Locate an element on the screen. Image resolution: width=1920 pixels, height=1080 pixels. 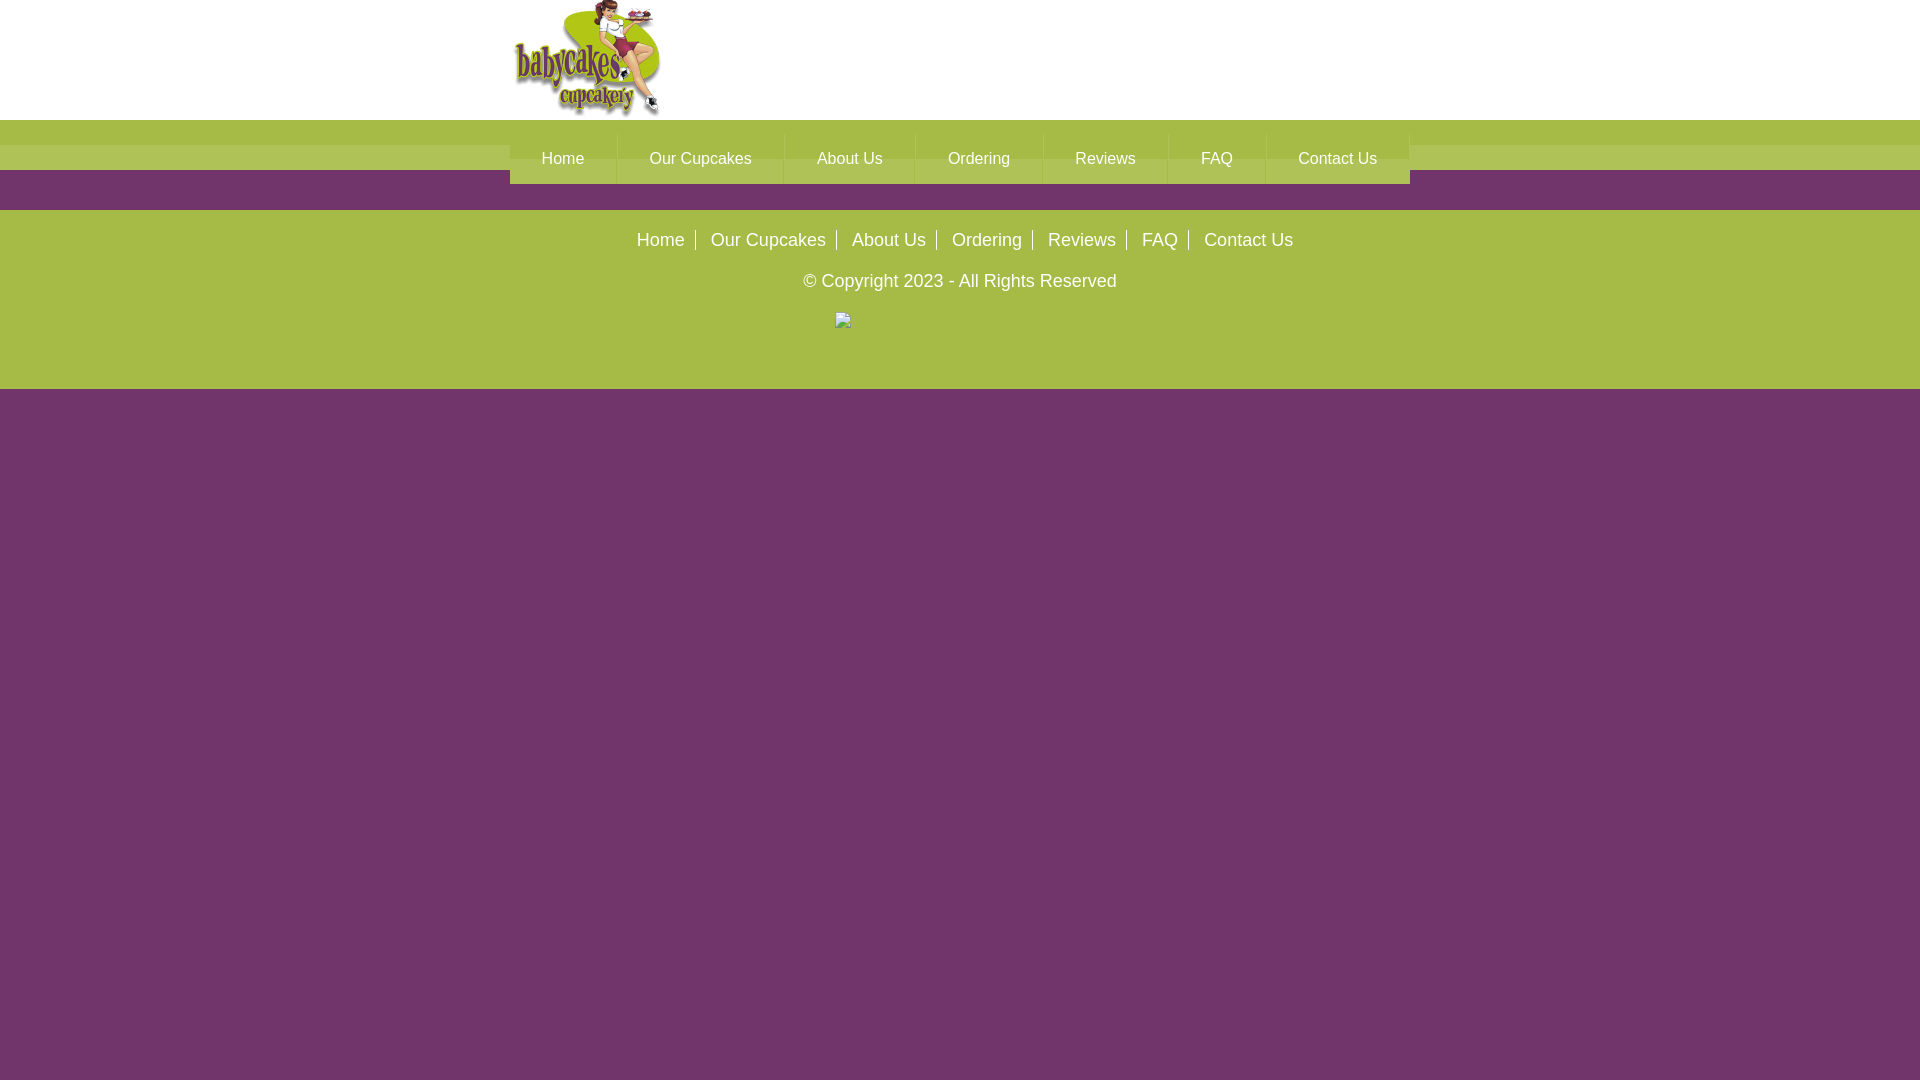
'Ordering' is located at coordinates (987, 238).